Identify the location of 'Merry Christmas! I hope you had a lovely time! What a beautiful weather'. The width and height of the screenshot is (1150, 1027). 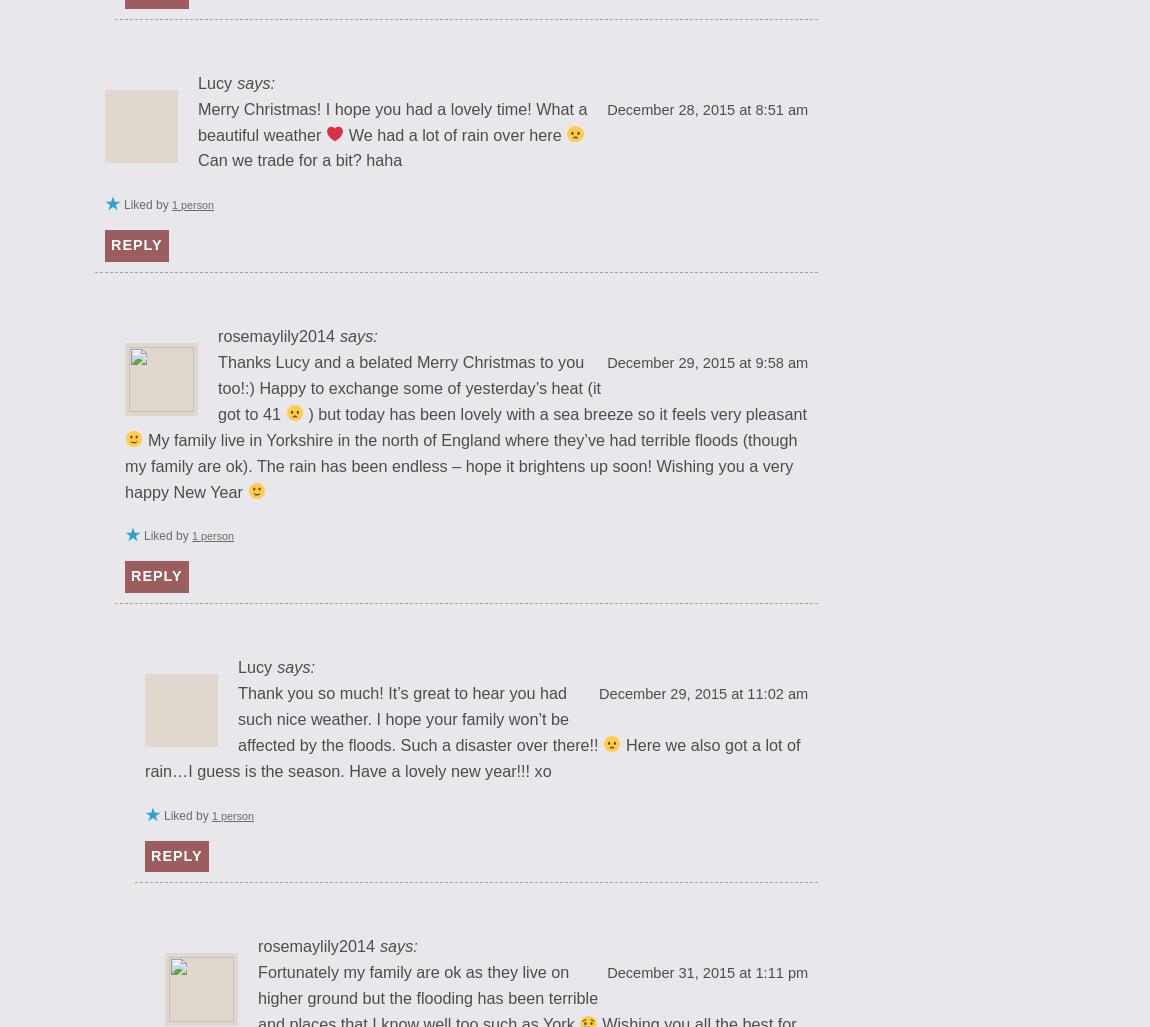
(392, 120).